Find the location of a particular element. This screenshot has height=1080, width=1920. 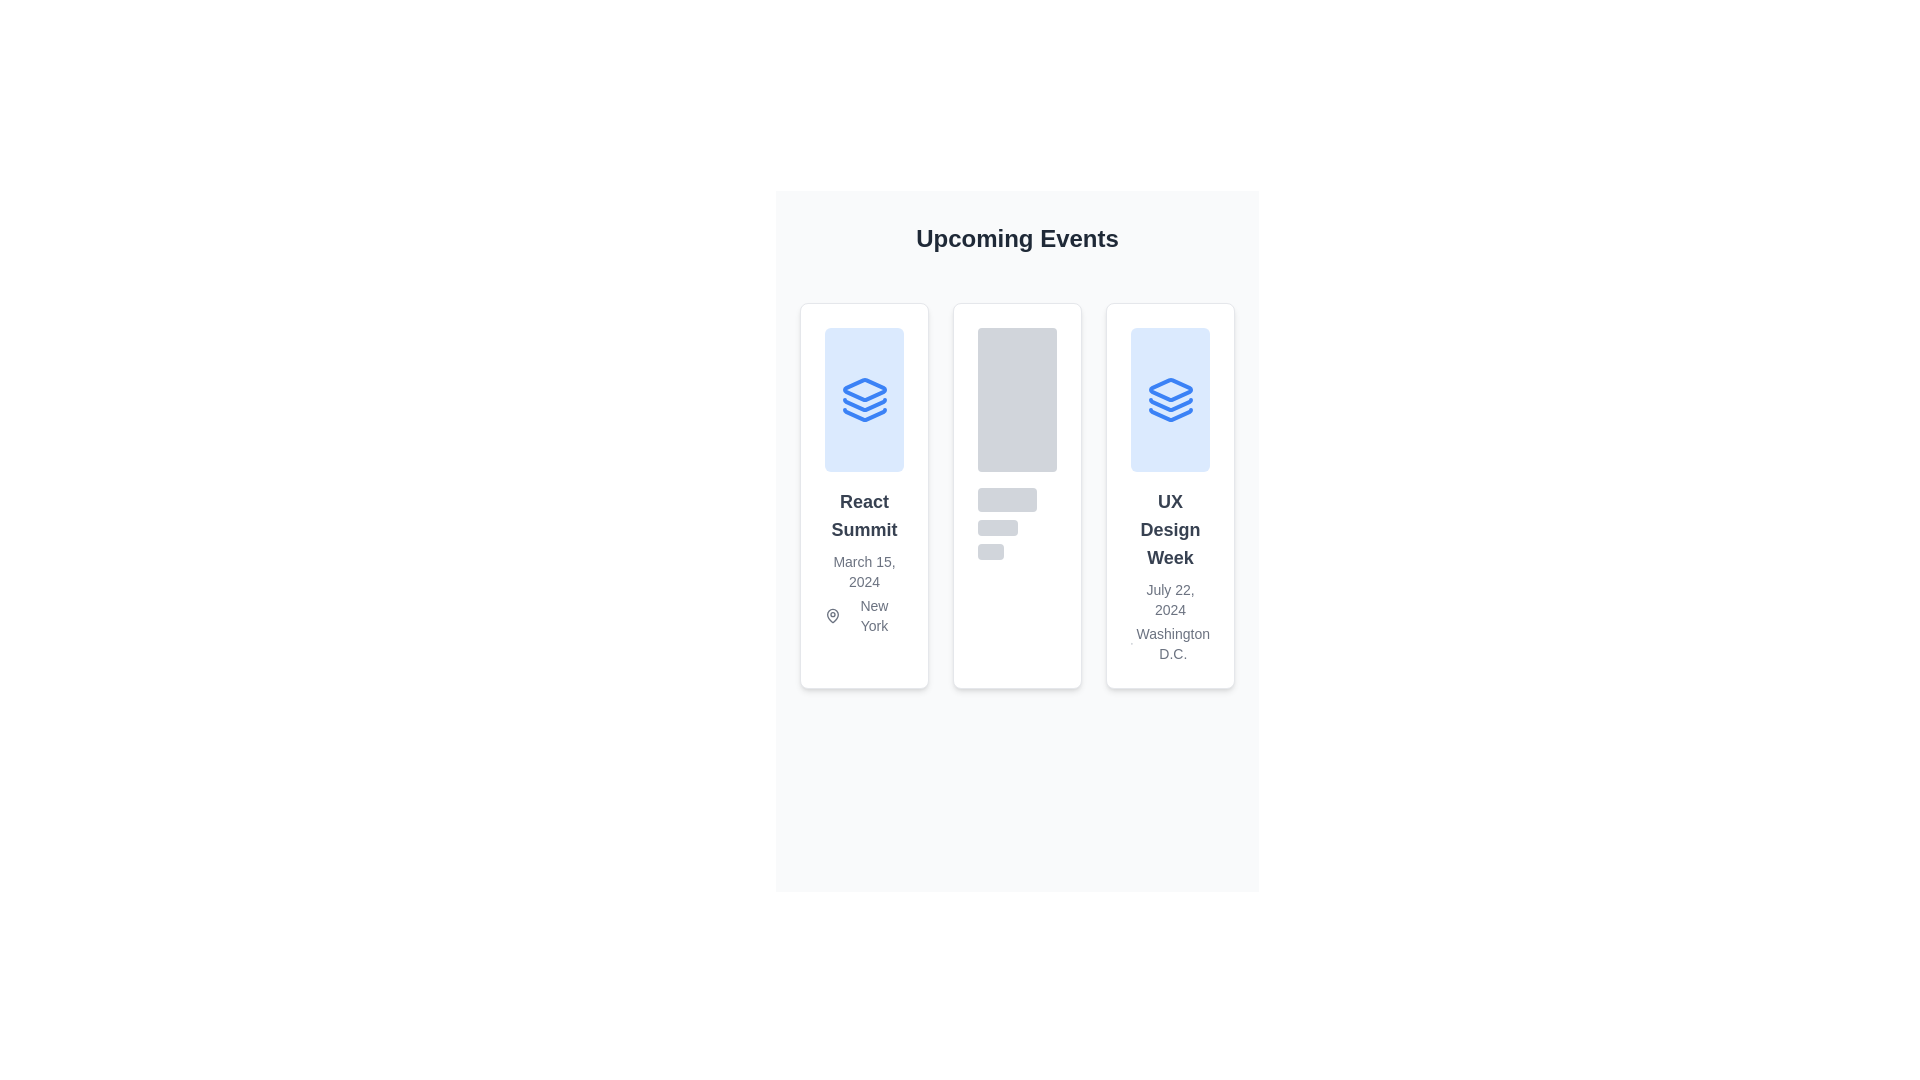

the diamond-shaped component with a blue outline located in the upper section of the card titled 'React Summit', which is part of the icon resembling a stack of layers in the first card under 'Upcoming Events' is located at coordinates (864, 389).